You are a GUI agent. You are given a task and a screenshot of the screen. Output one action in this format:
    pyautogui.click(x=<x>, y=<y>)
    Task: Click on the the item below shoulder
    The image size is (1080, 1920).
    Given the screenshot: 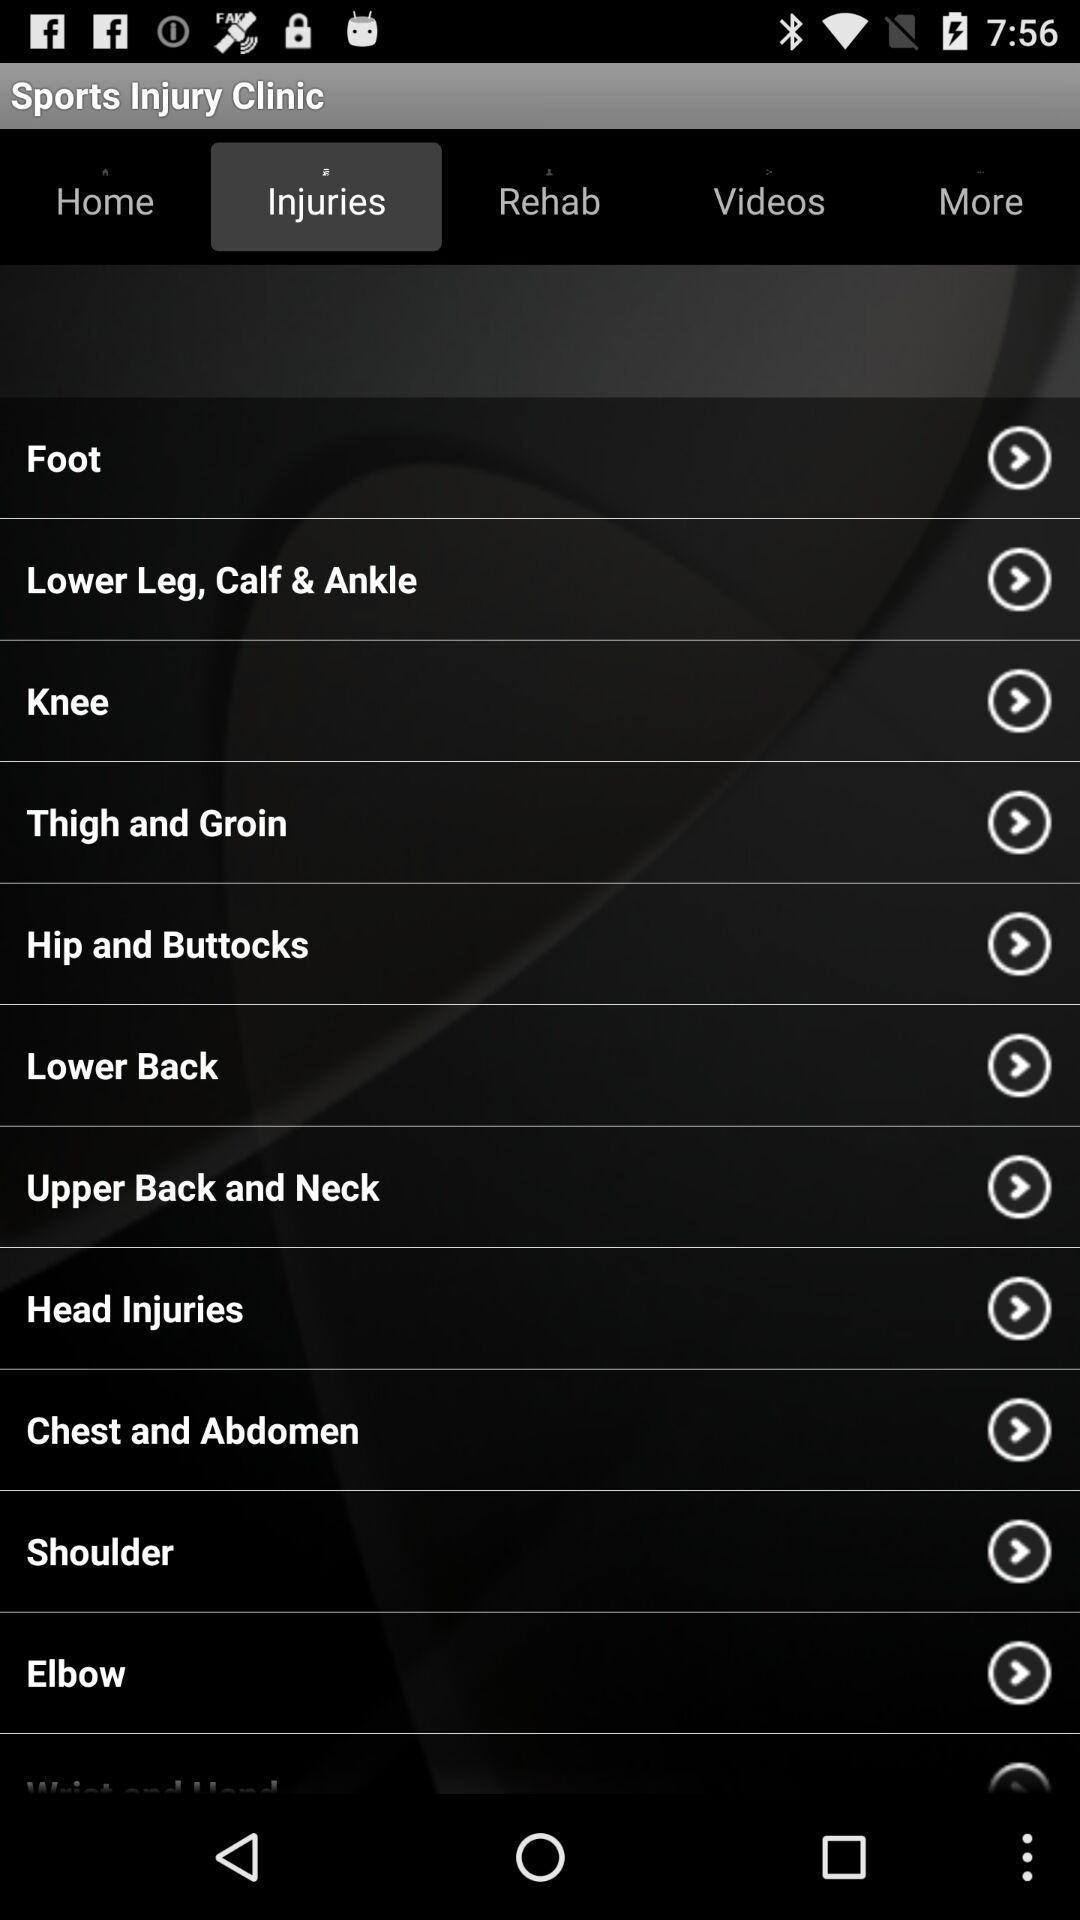 What is the action you would take?
    pyautogui.click(x=75, y=1672)
    